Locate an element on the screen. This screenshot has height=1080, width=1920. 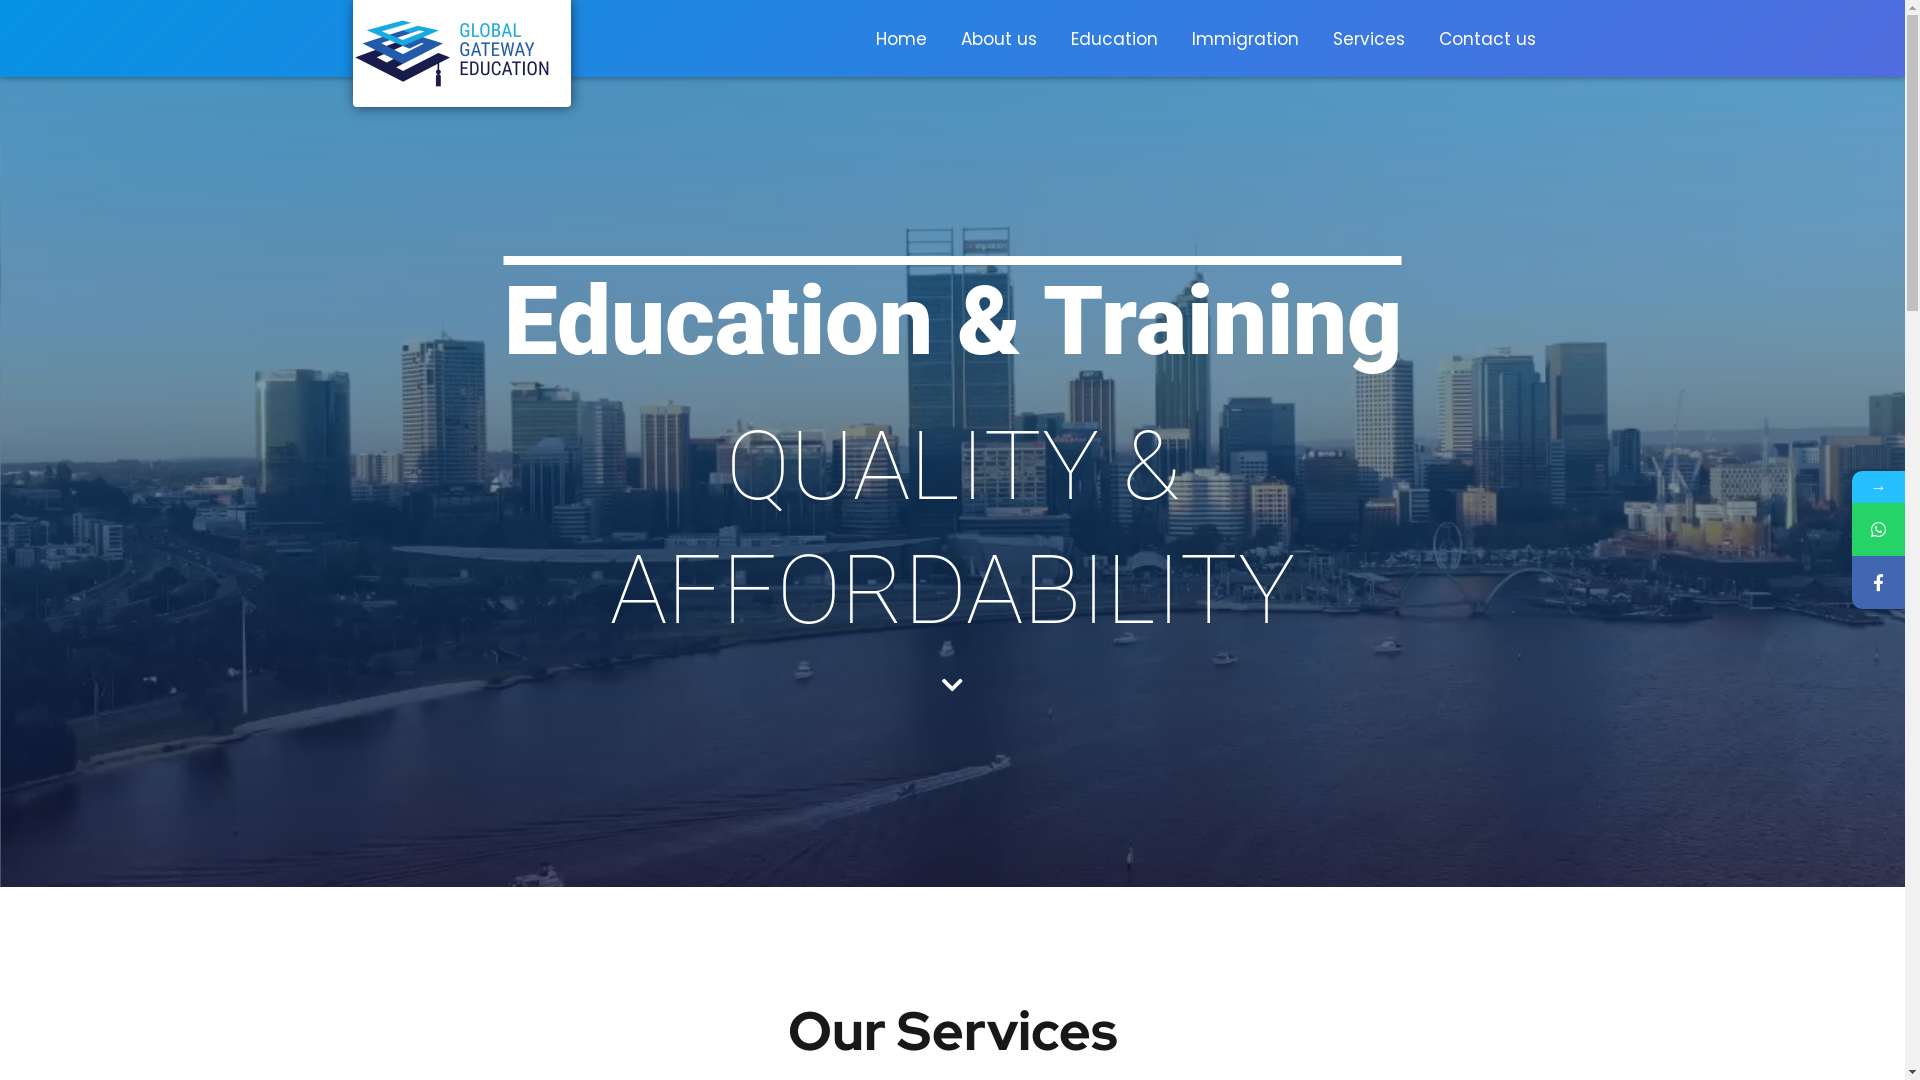
'Education' is located at coordinates (1113, 38).